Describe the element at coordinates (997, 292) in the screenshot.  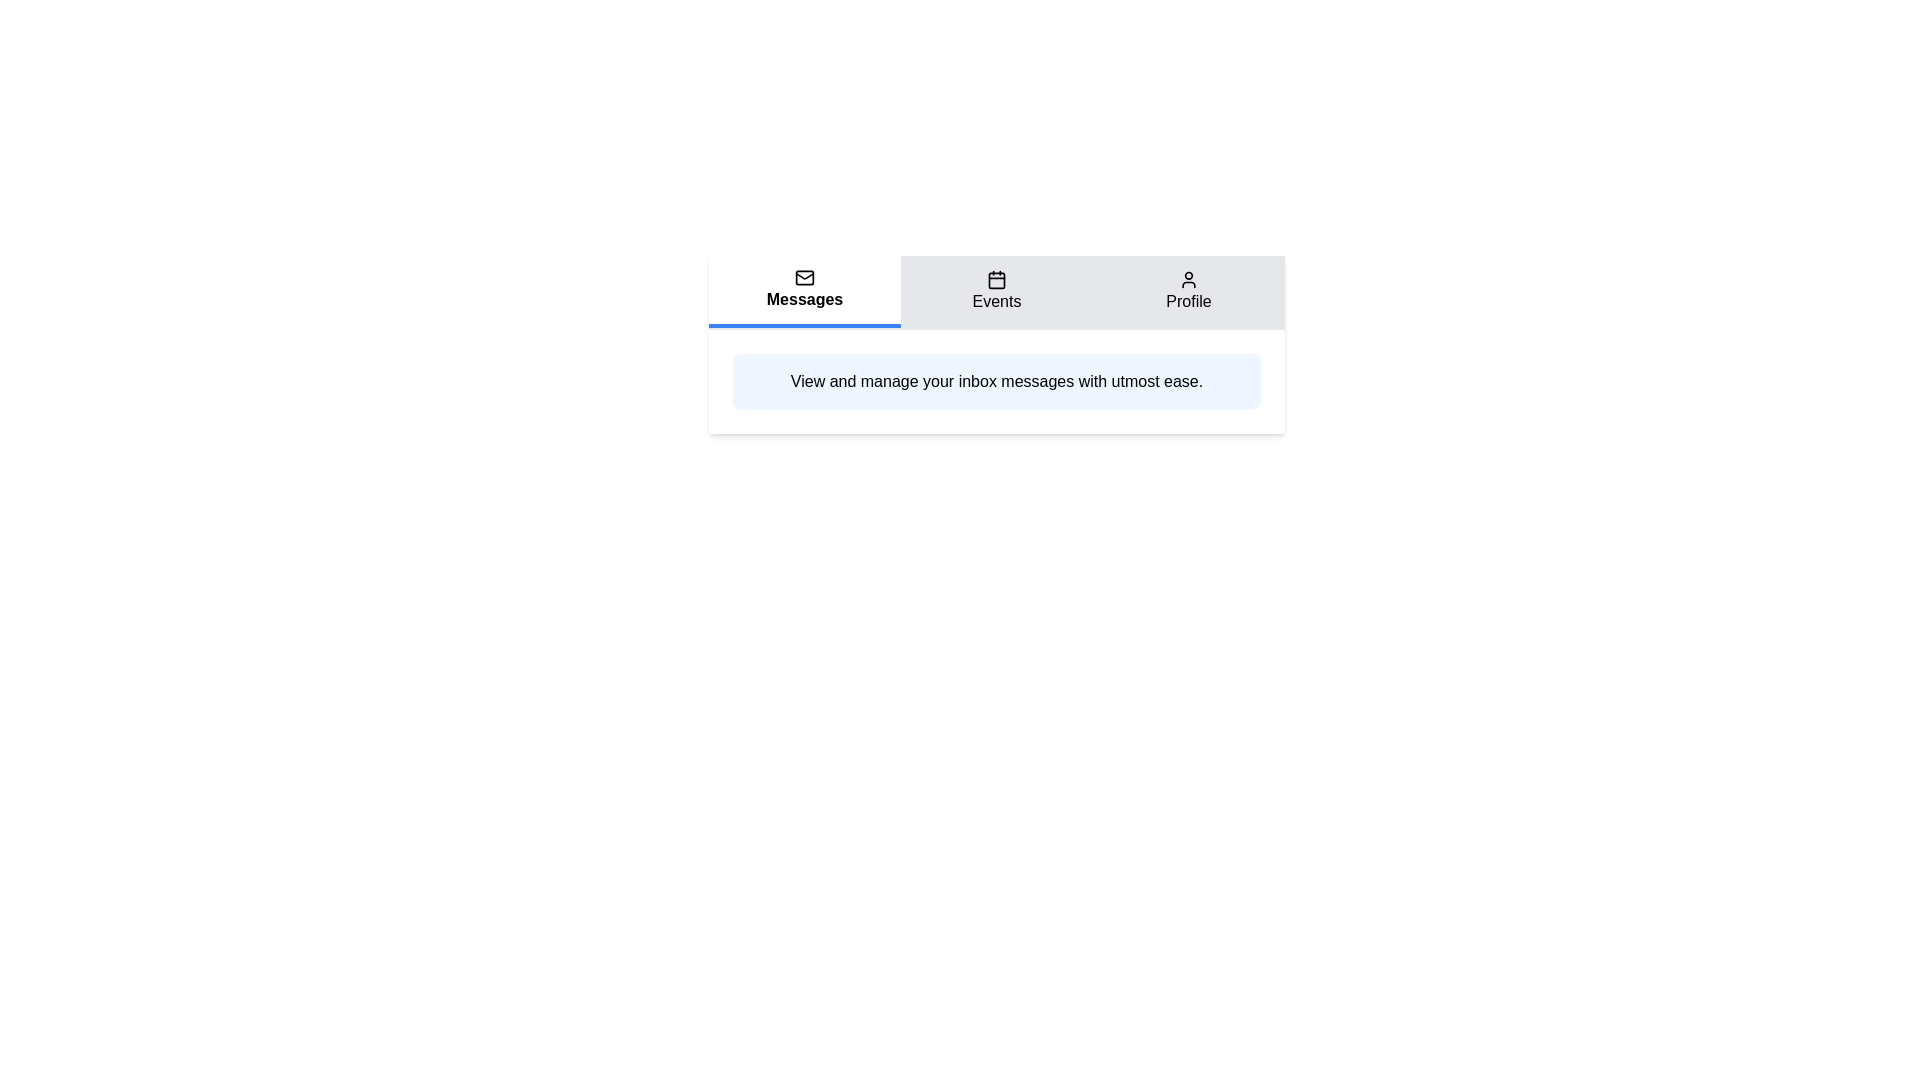
I see `the Events tab by clicking on its title or icon` at that location.